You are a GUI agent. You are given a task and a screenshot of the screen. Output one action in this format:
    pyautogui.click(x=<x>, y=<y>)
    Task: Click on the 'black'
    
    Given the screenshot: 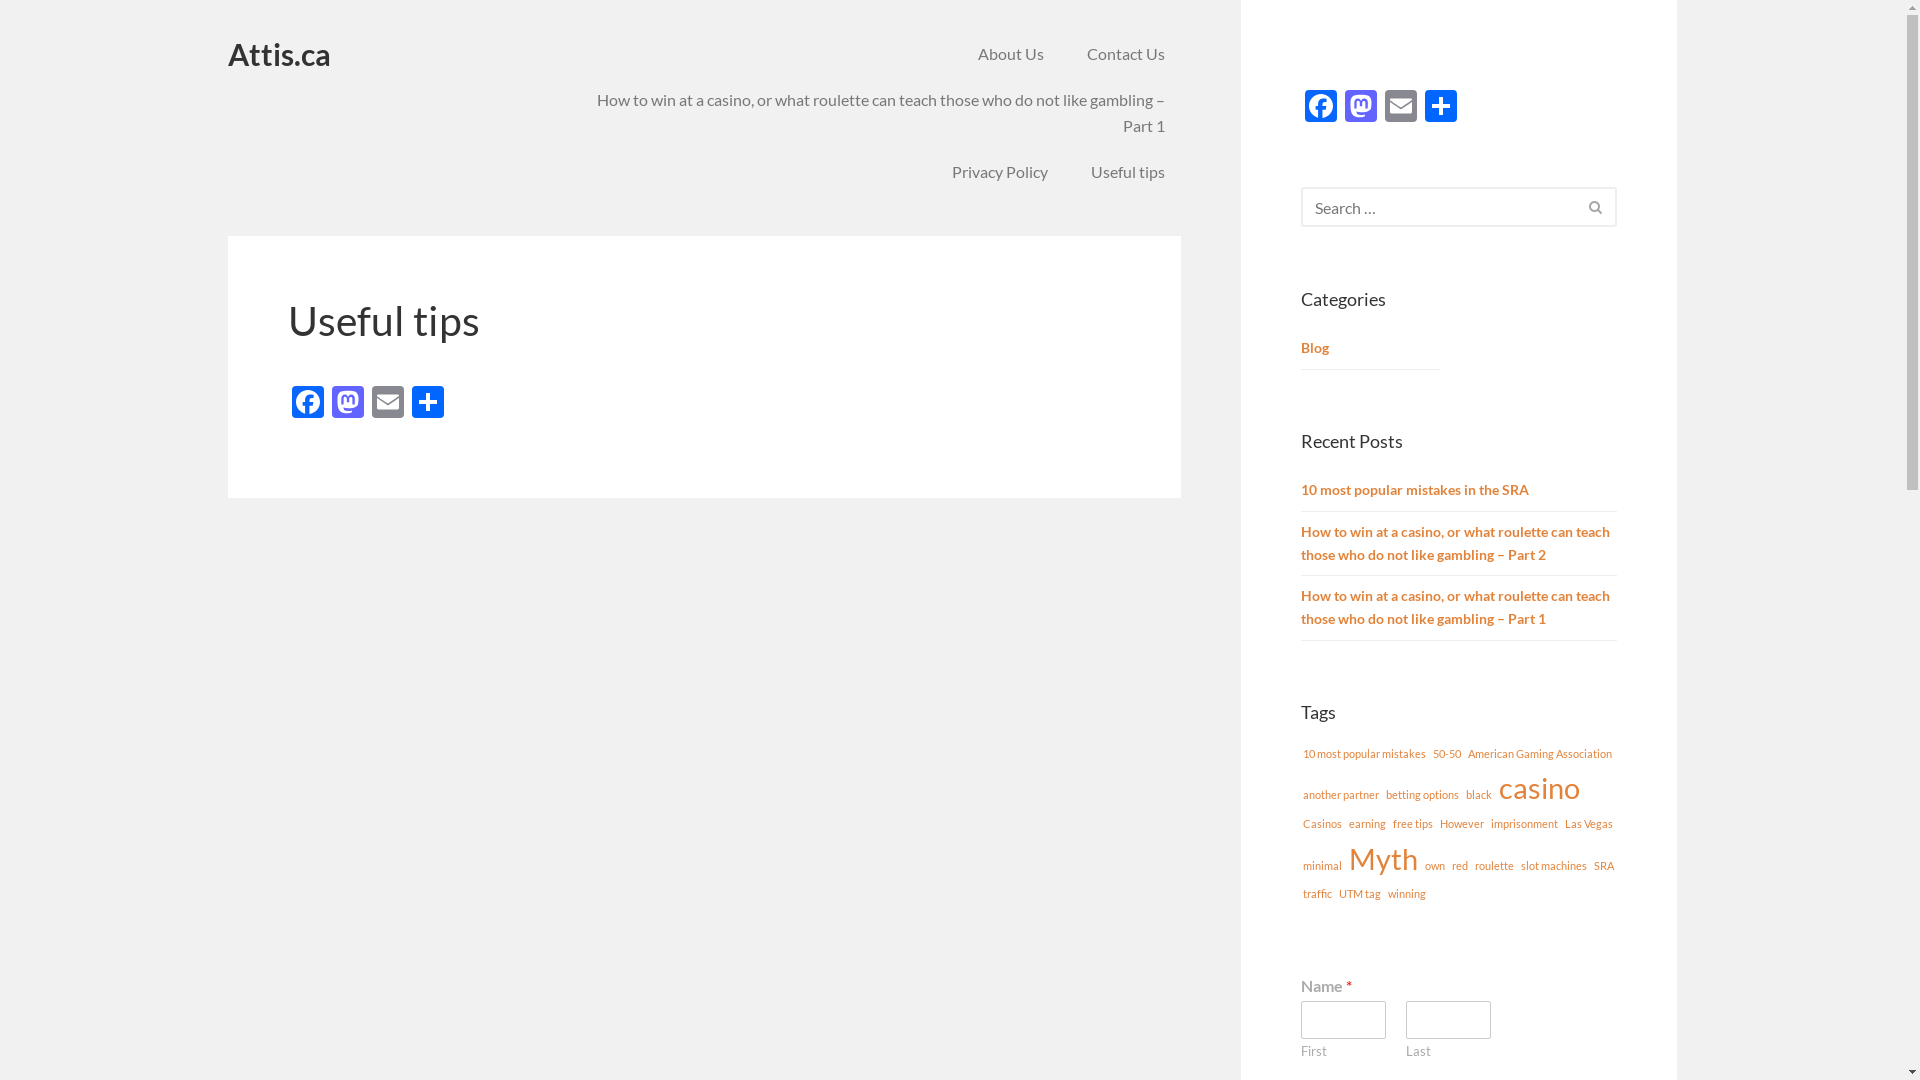 What is the action you would take?
    pyautogui.click(x=1478, y=793)
    